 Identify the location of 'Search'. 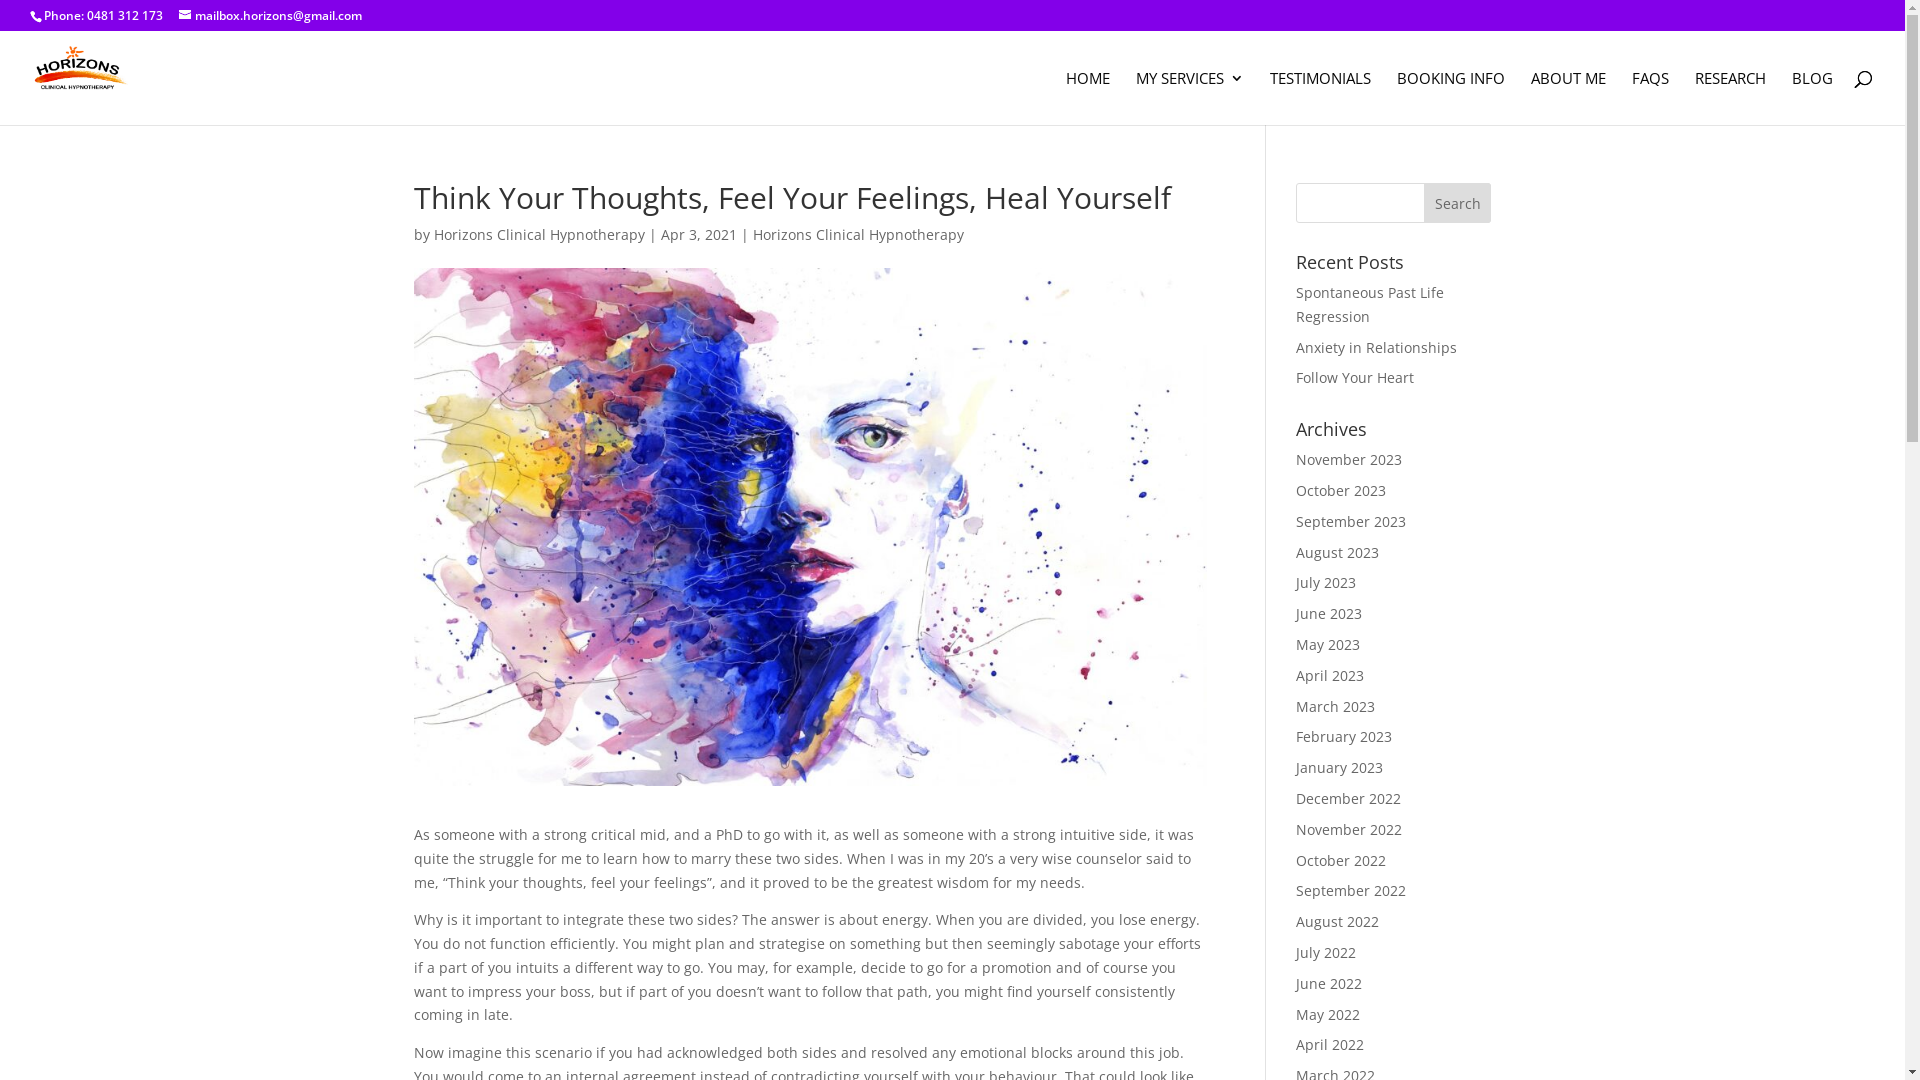
(1458, 203).